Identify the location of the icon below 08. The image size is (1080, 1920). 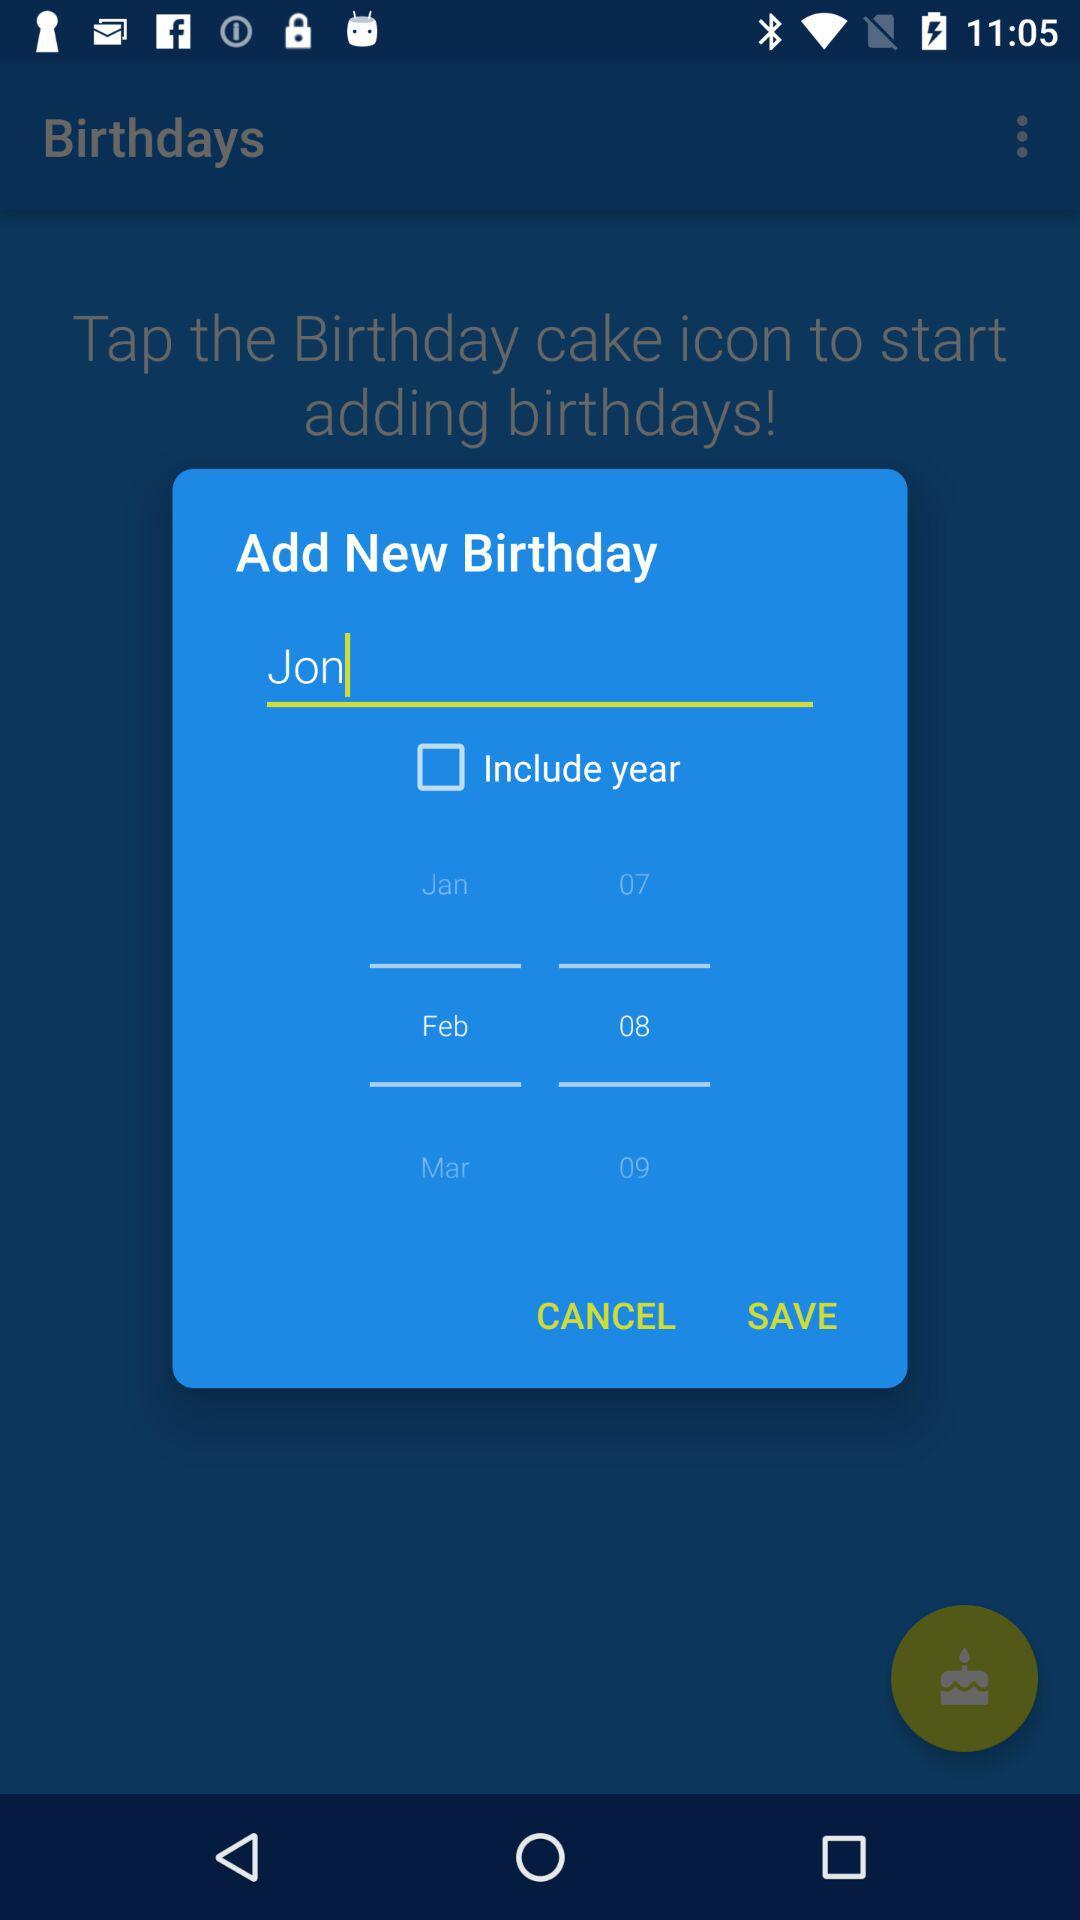
(790, 1314).